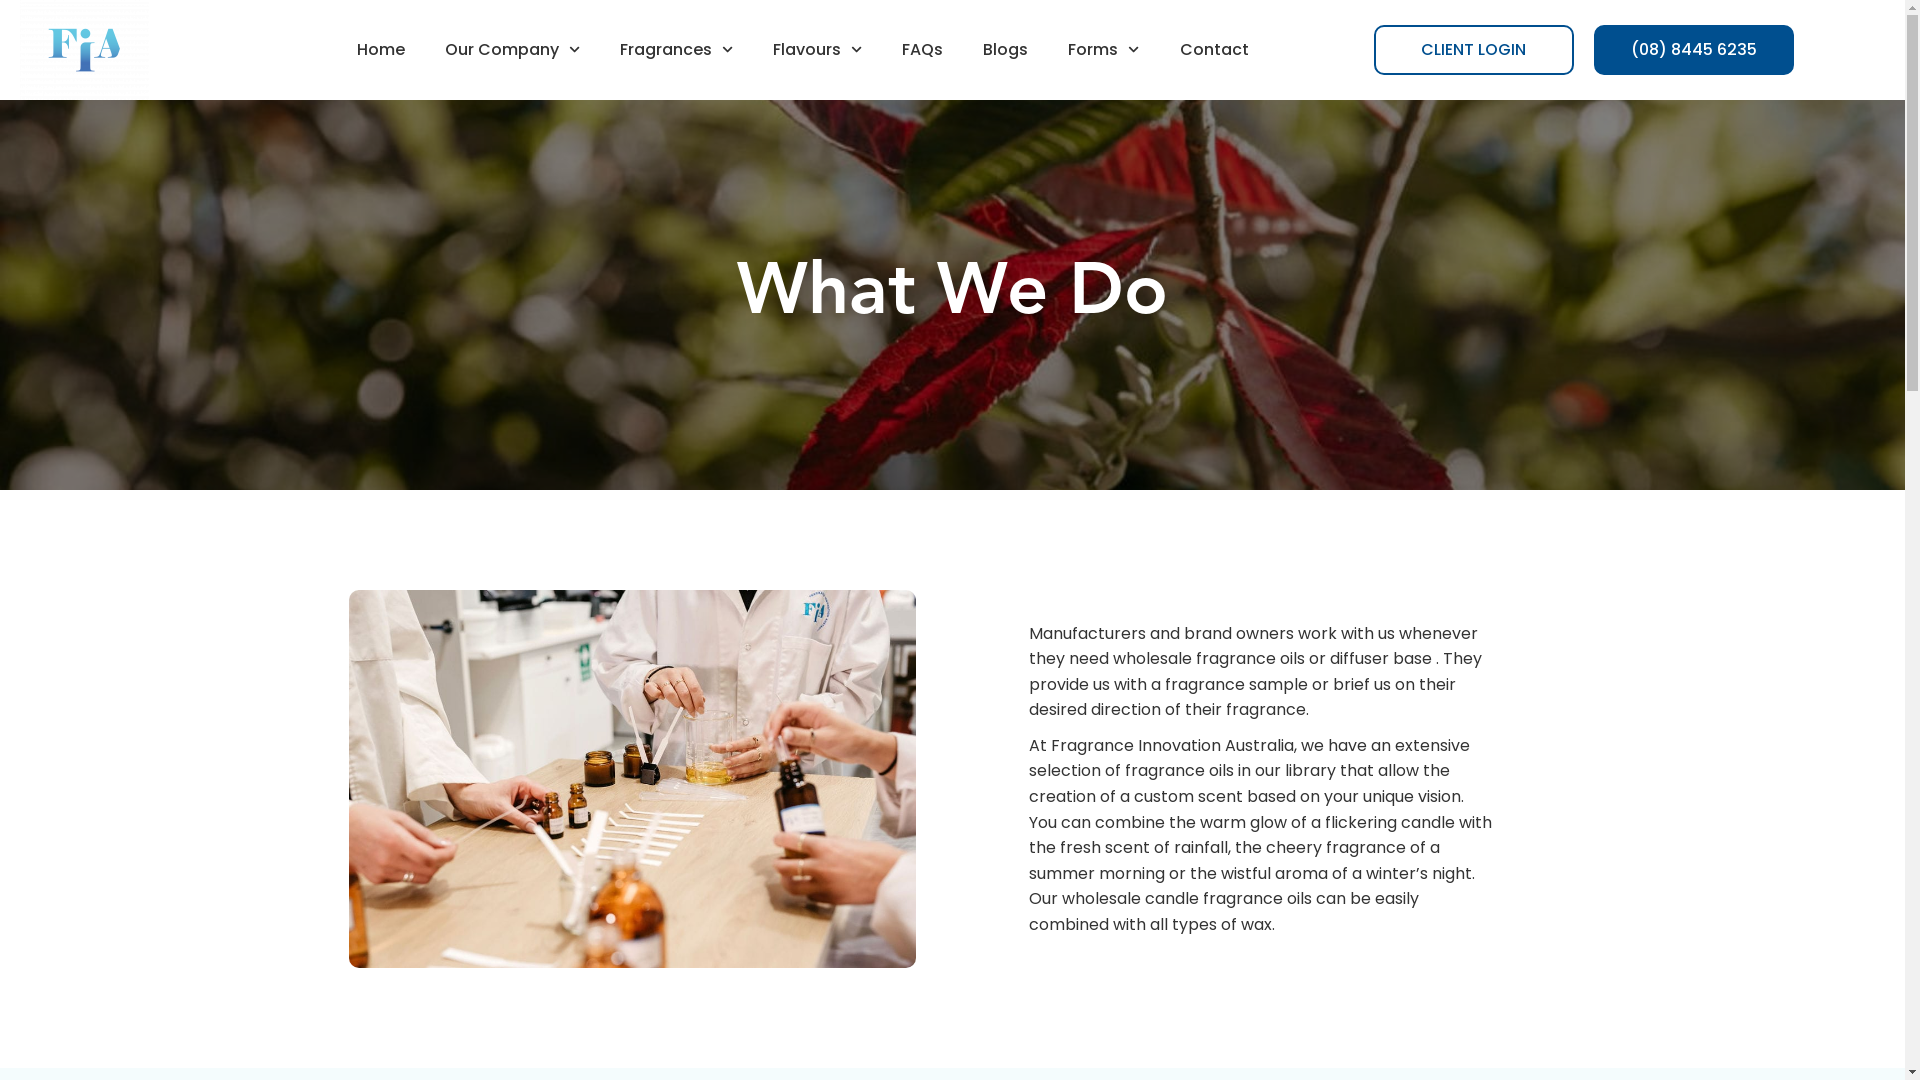 The width and height of the screenshot is (1920, 1080). I want to click on 'Home', so click(380, 49).